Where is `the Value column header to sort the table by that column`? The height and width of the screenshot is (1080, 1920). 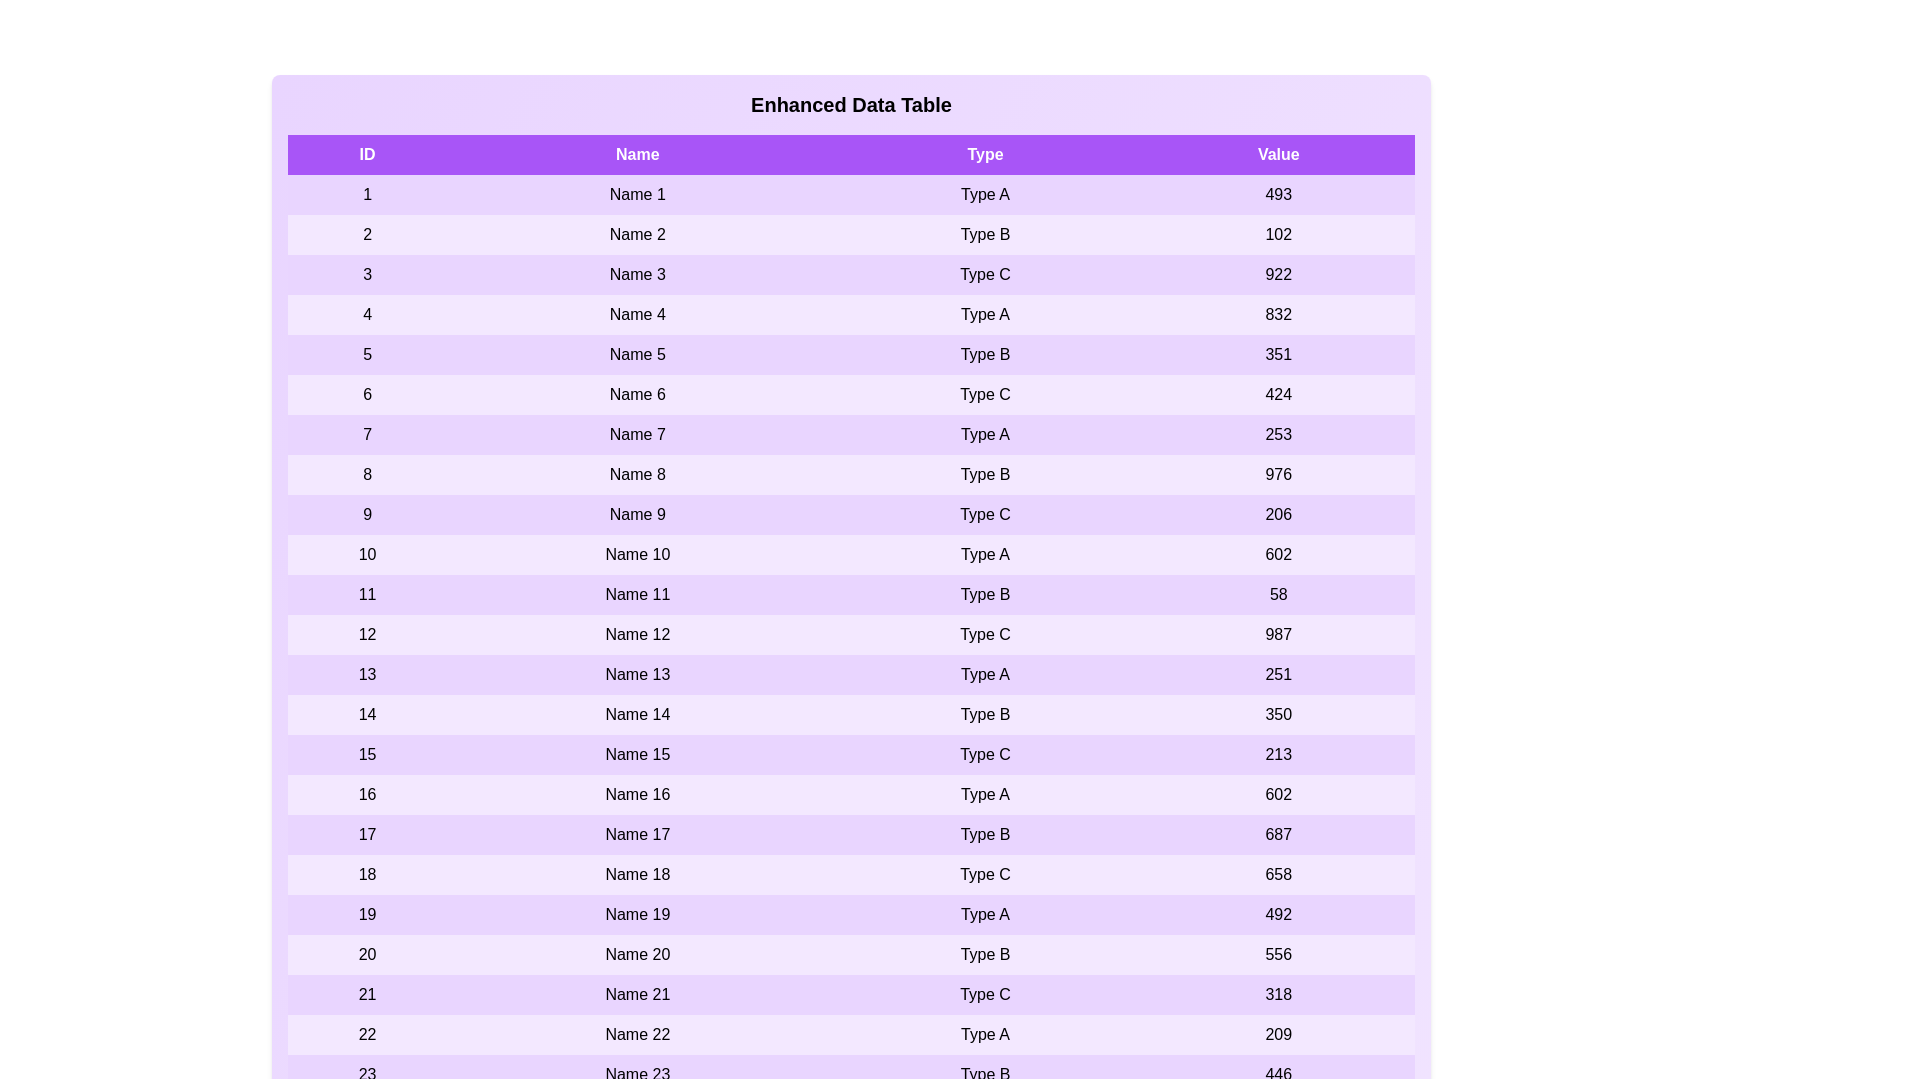
the Value column header to sort the table by that column is located at coordinates (1277, 153).